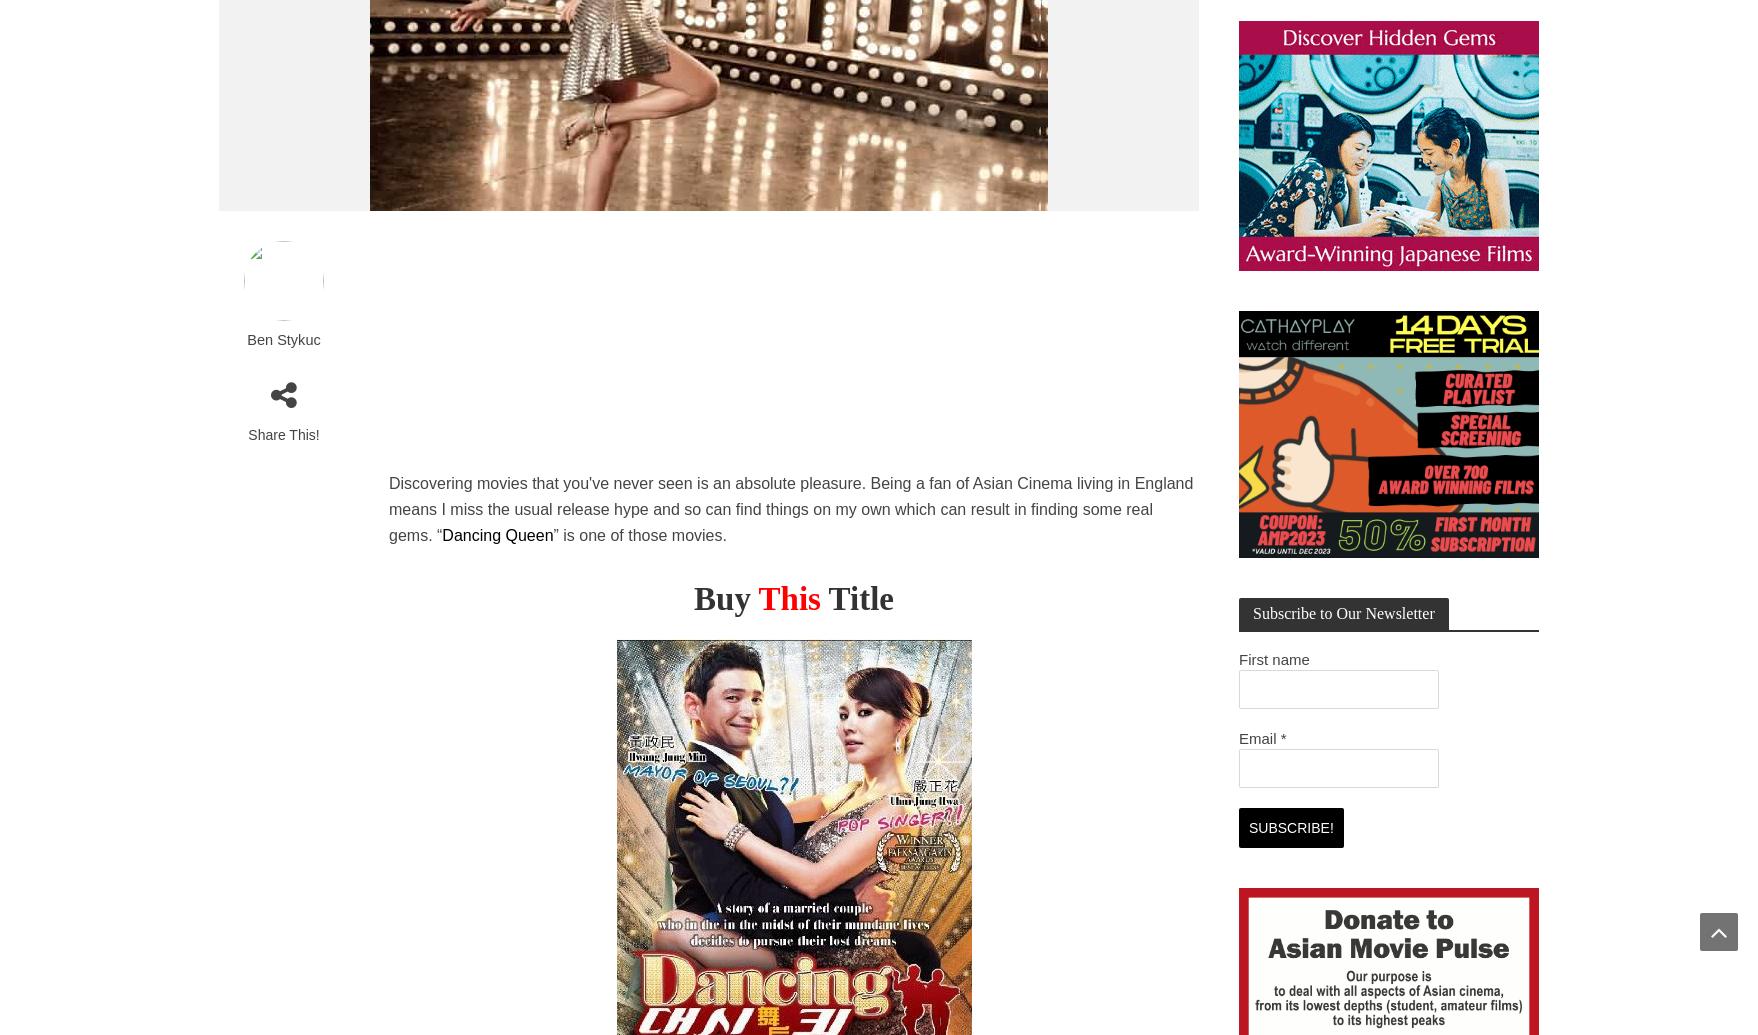 The image size is (1758, 1035). Describe the element at coordinates (1282, 737) in the screenshot. I see `'*'` at that location.